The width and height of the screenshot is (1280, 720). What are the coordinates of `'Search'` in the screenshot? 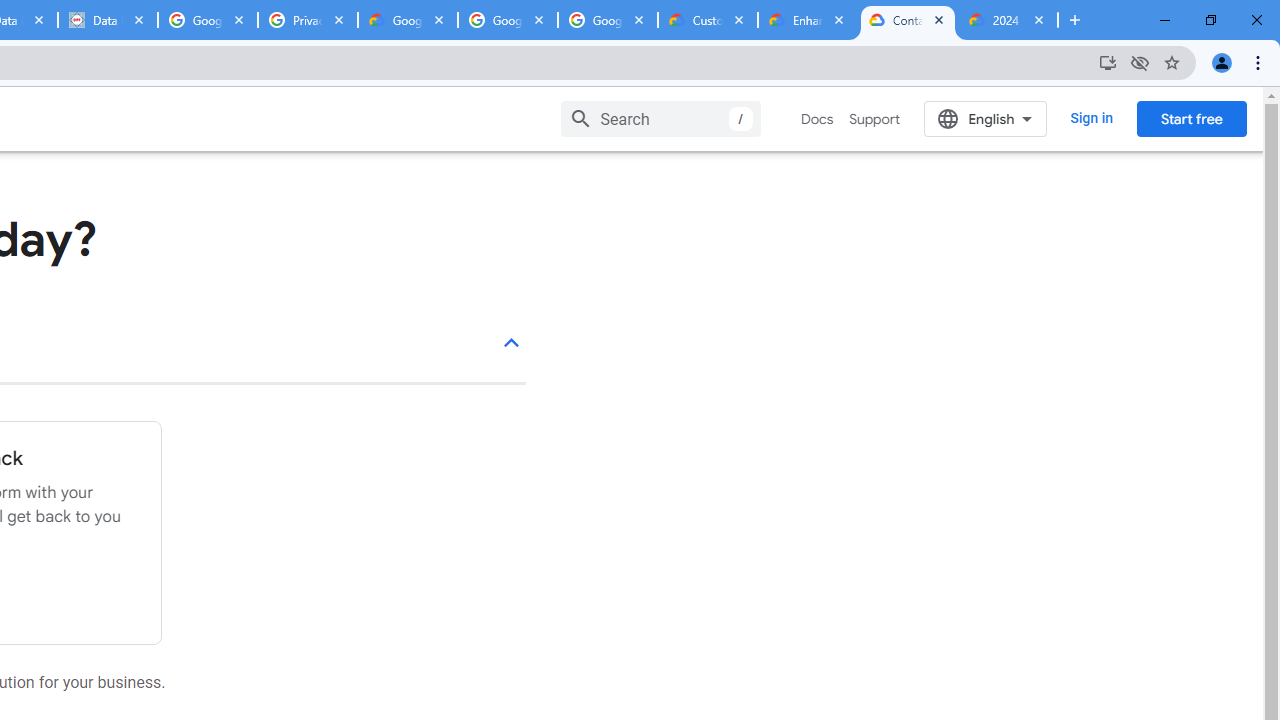 It's located at (661, 118).